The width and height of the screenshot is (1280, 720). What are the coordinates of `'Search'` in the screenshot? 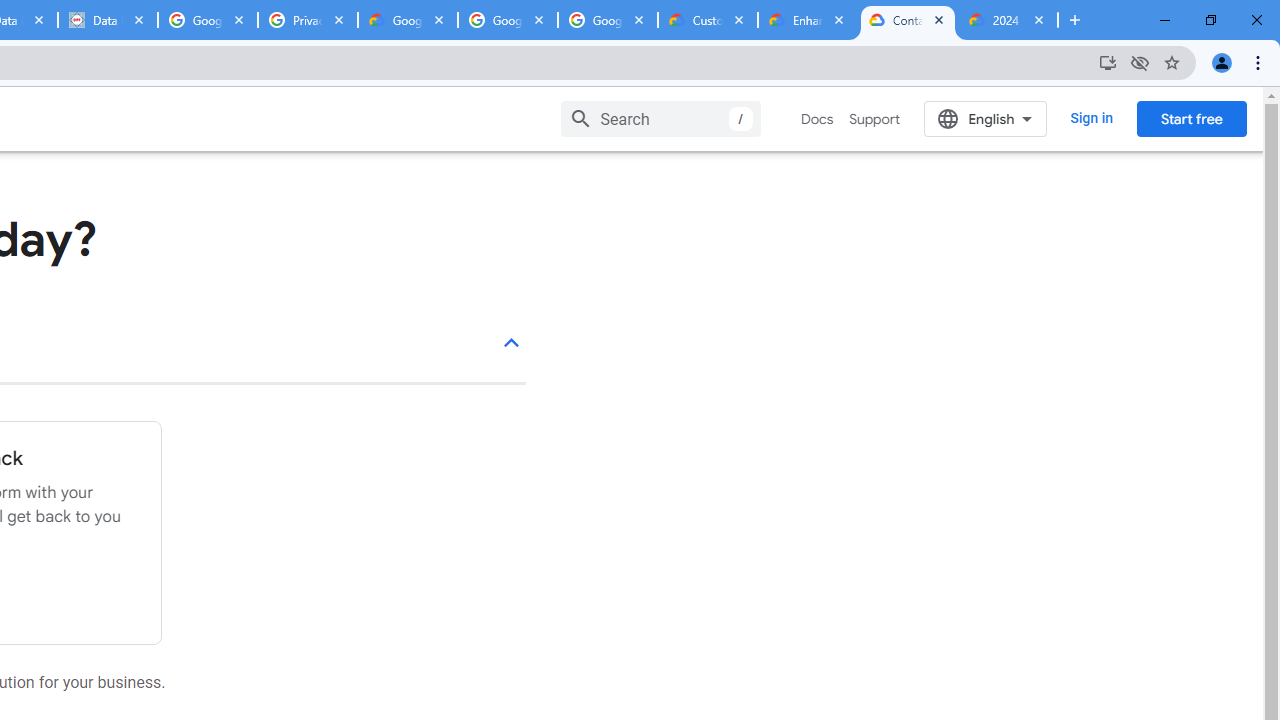 It's located at (661, 118).